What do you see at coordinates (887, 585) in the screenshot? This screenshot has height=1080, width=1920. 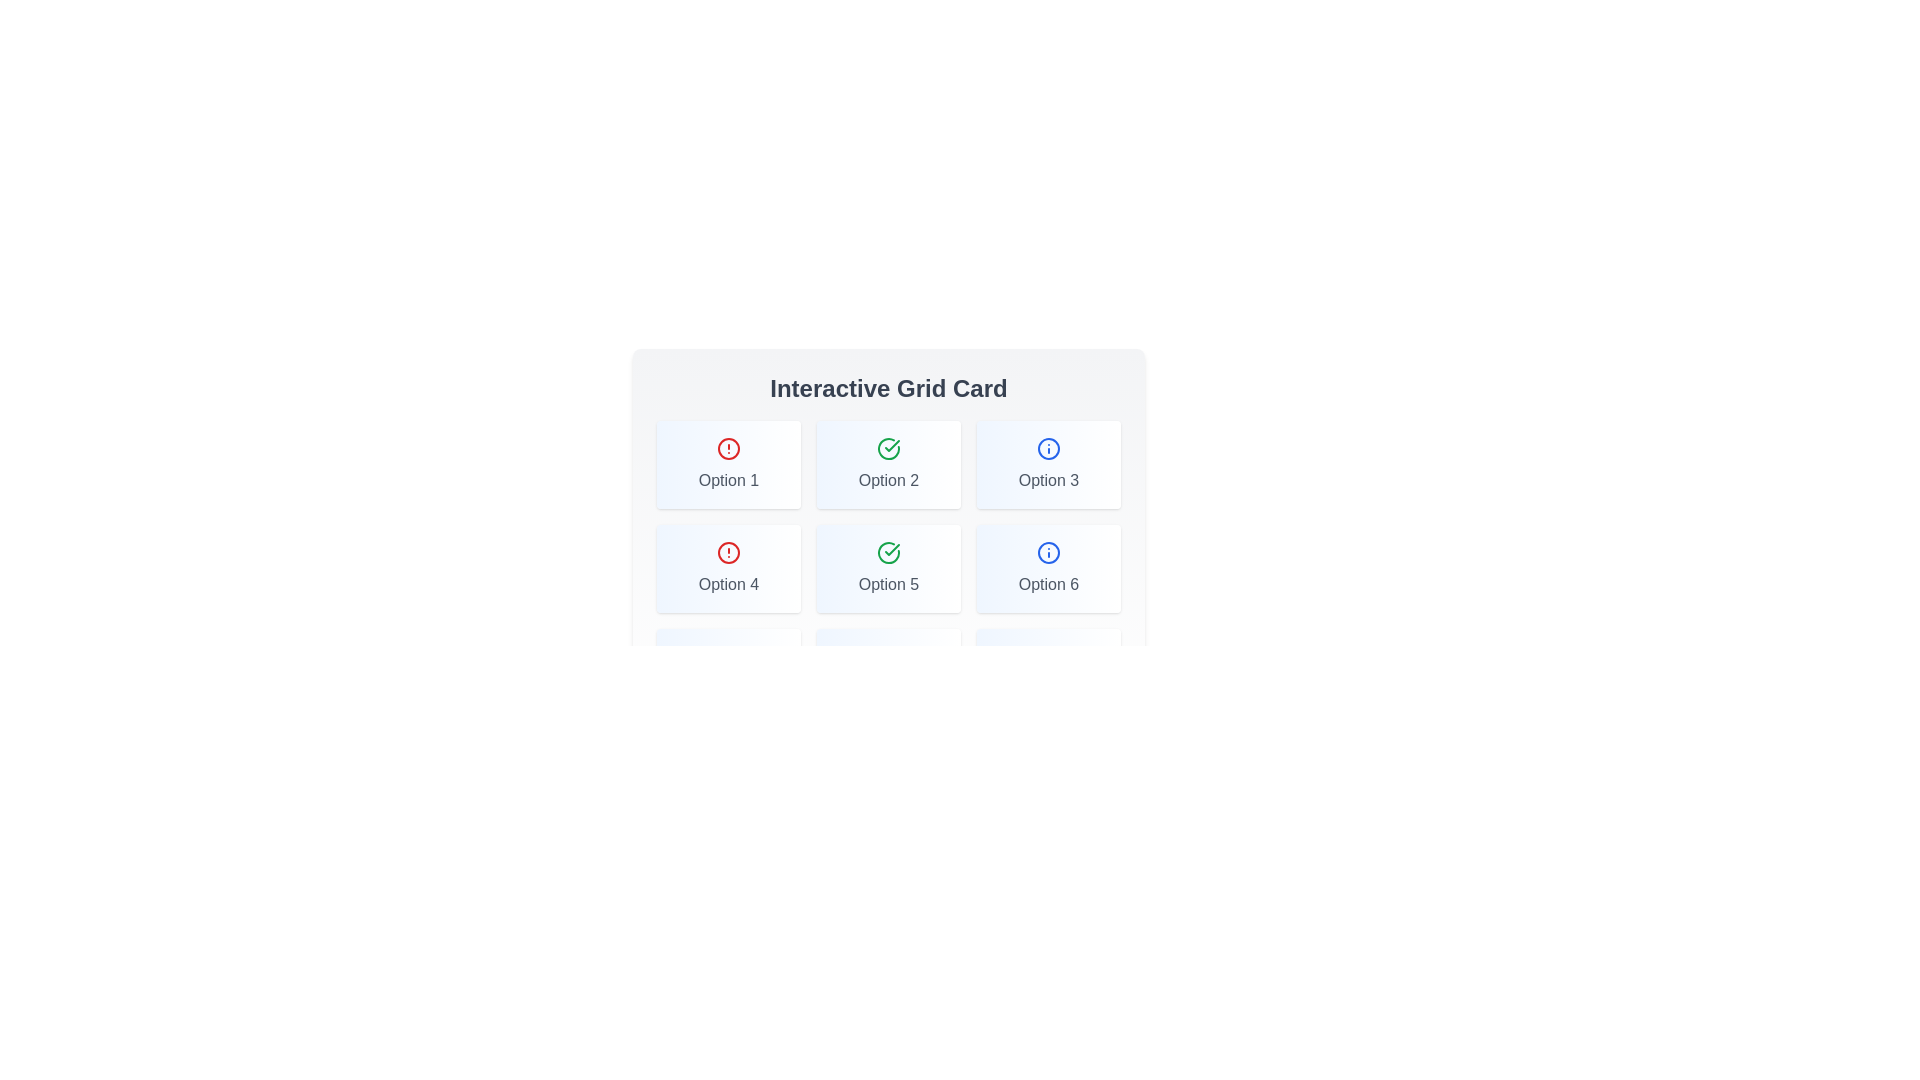 I see `the text label 'Option 5' located in the bottom-left corner of the interactive grid of options` at bounding box center [887, 585].